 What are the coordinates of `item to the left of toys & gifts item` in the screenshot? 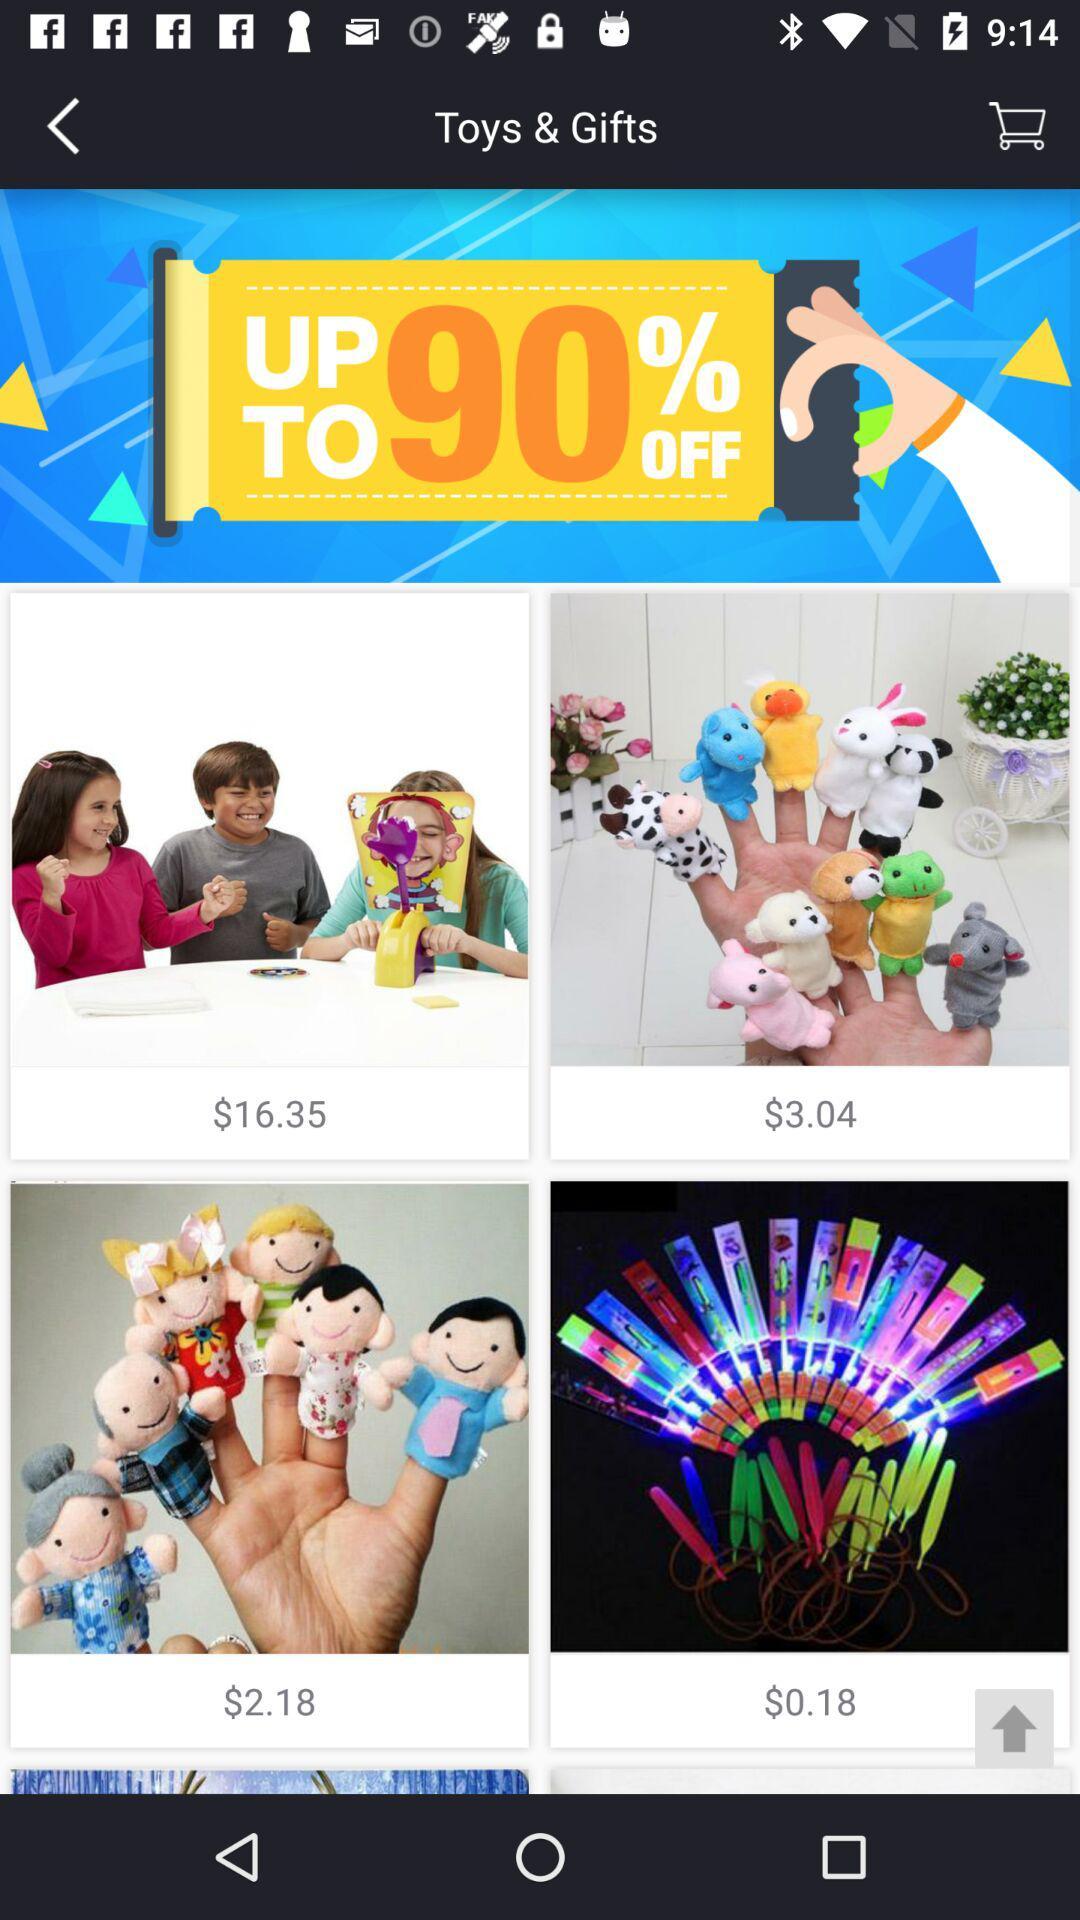 It's located at (61, 124).